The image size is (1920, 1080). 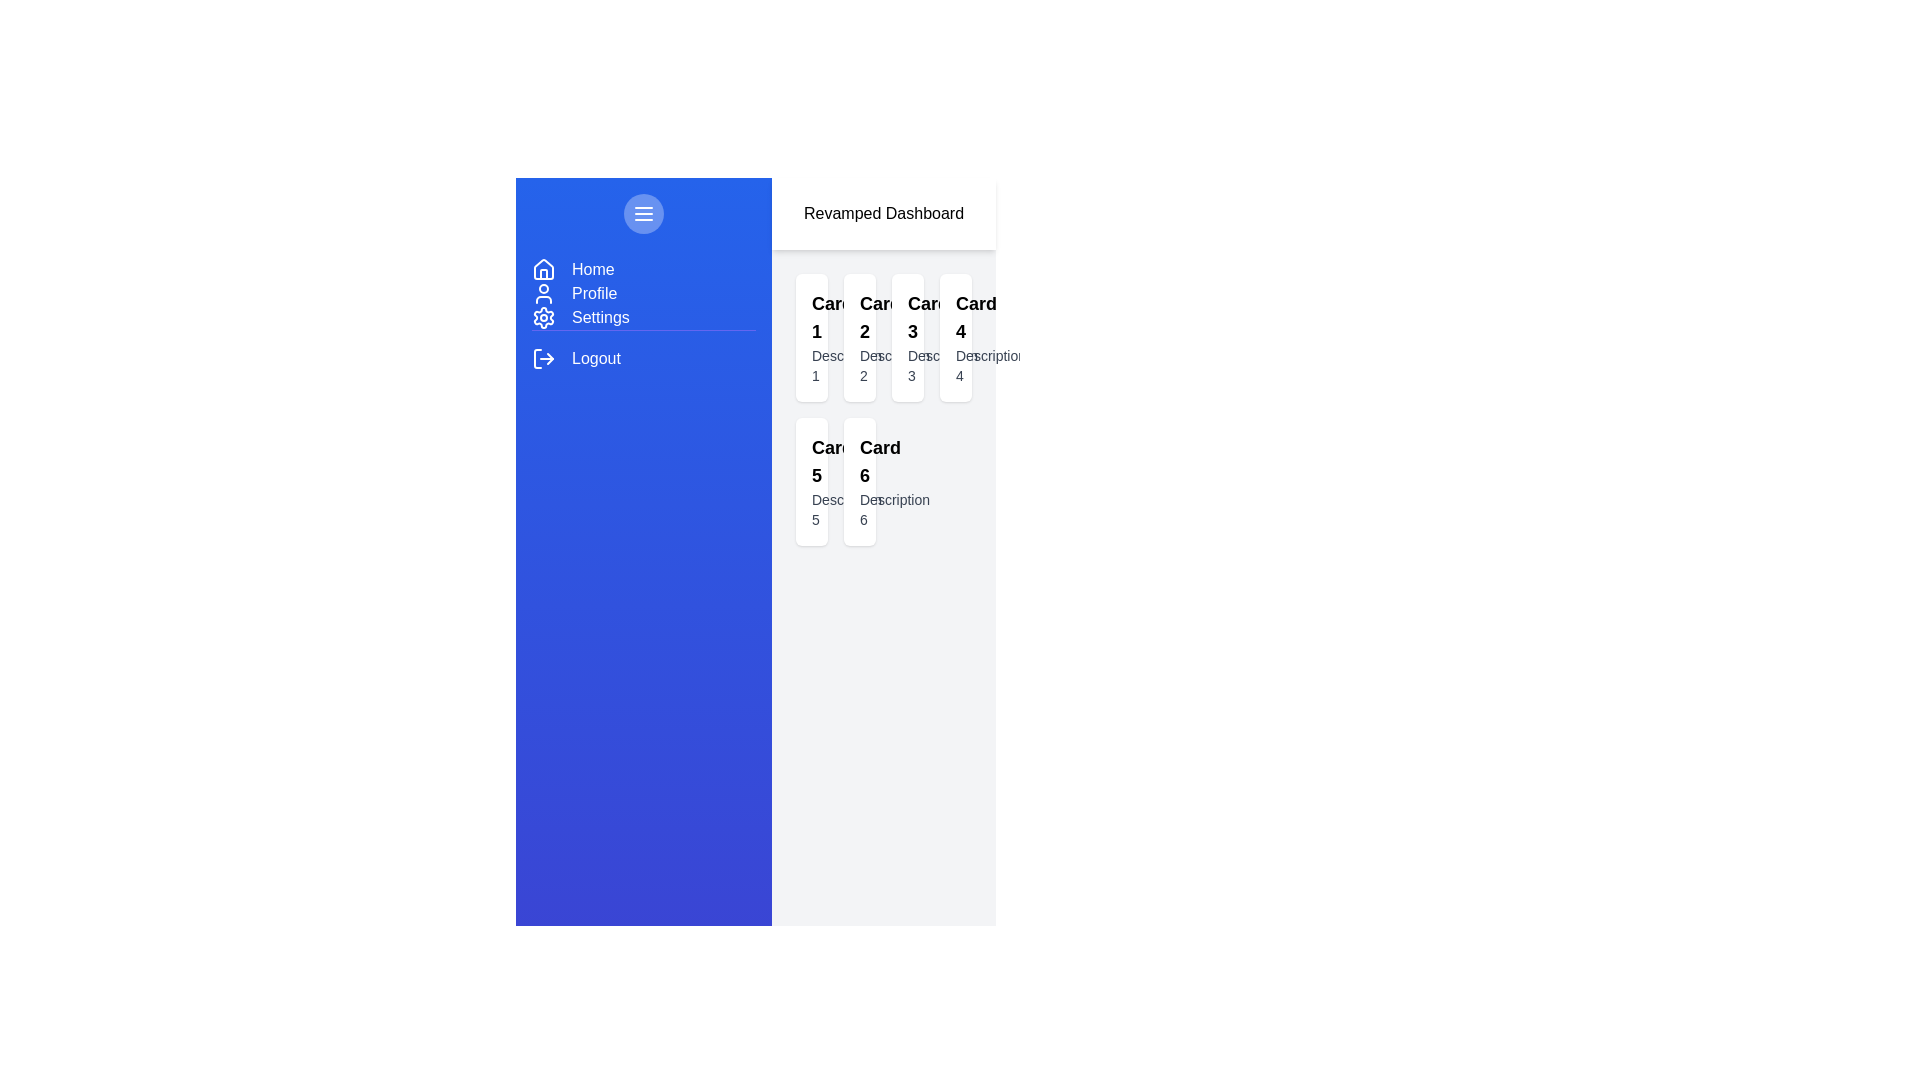 What do you see at coordinates (811, 337) in the screenshot?
I see `the first card titled 'Card 1' in the top-left corner of the 2x3 grid layout, which is visually distinct with a white background and rounded corners` at bounding box center [811, 337].